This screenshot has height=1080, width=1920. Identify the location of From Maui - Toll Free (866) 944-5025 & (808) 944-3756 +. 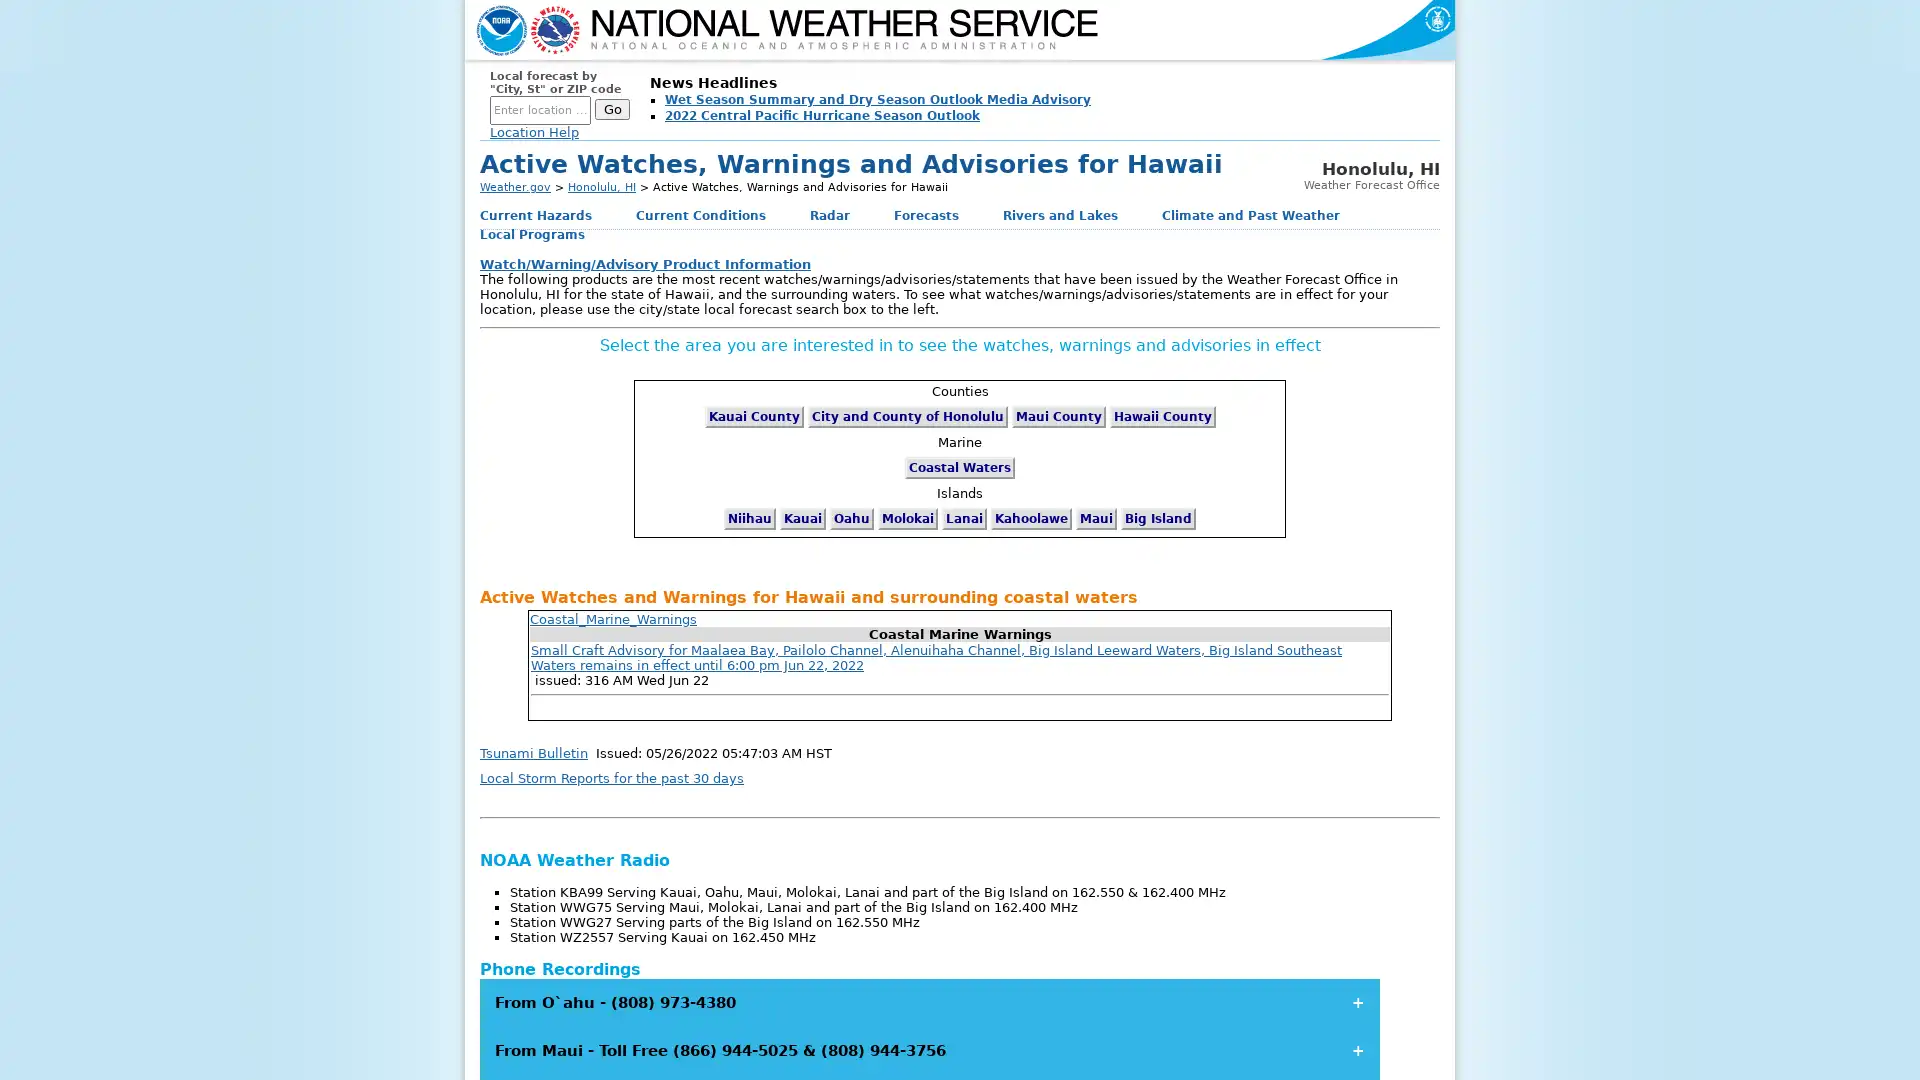
(929, 1049).